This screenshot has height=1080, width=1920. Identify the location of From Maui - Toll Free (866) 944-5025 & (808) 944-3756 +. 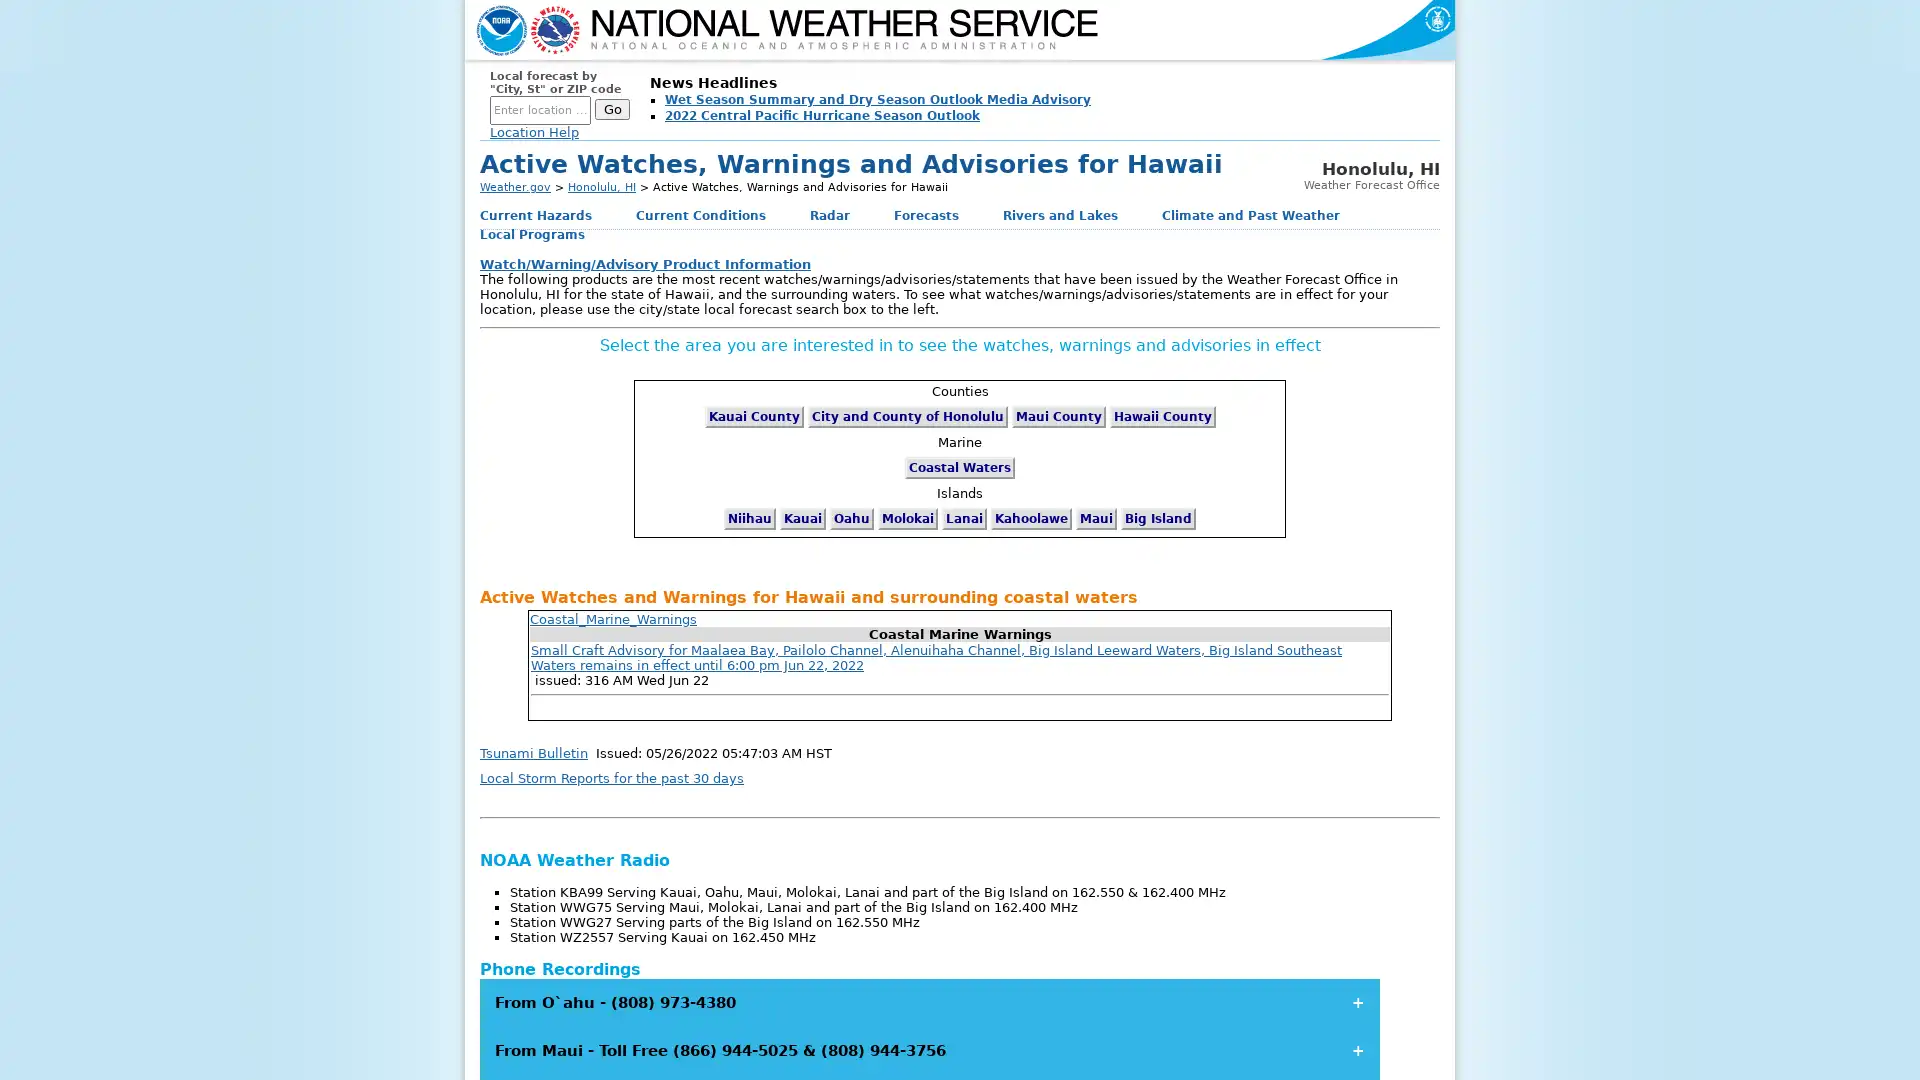
(929, 1049).